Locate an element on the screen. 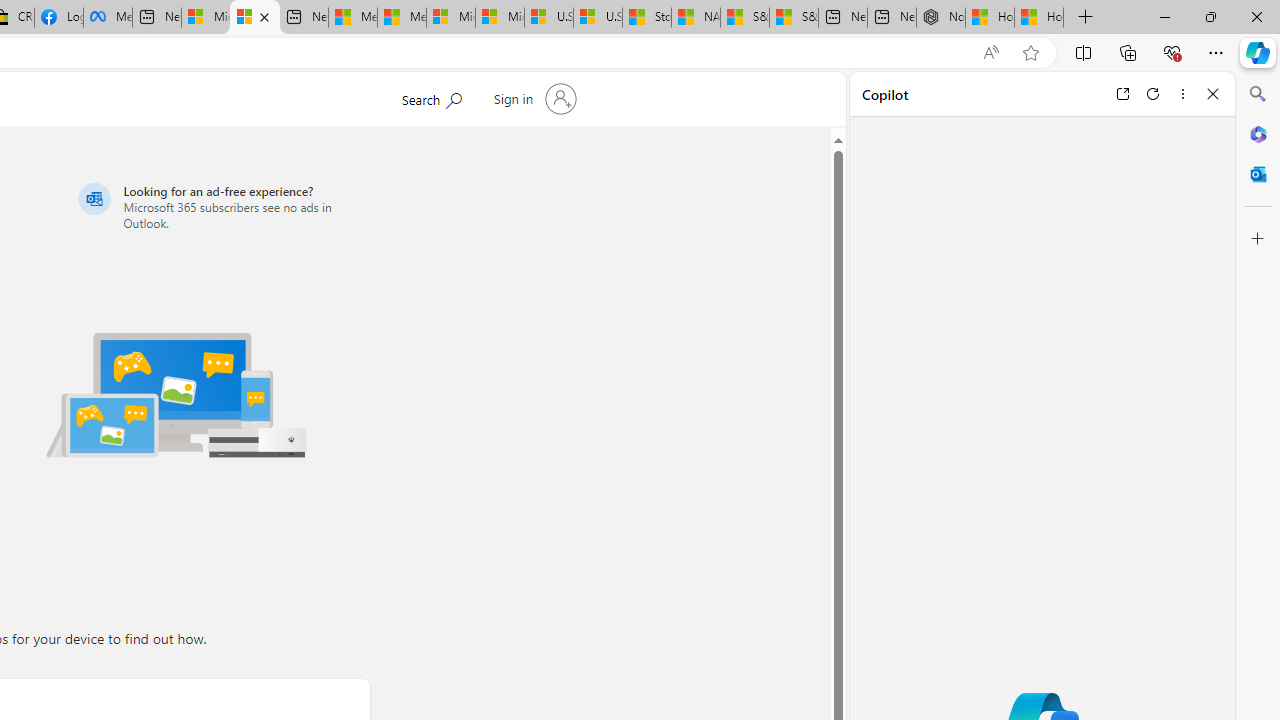 The image size is (1280, 720). 'Looking for an ad-free experience?' is located at coordinates (221, 206).